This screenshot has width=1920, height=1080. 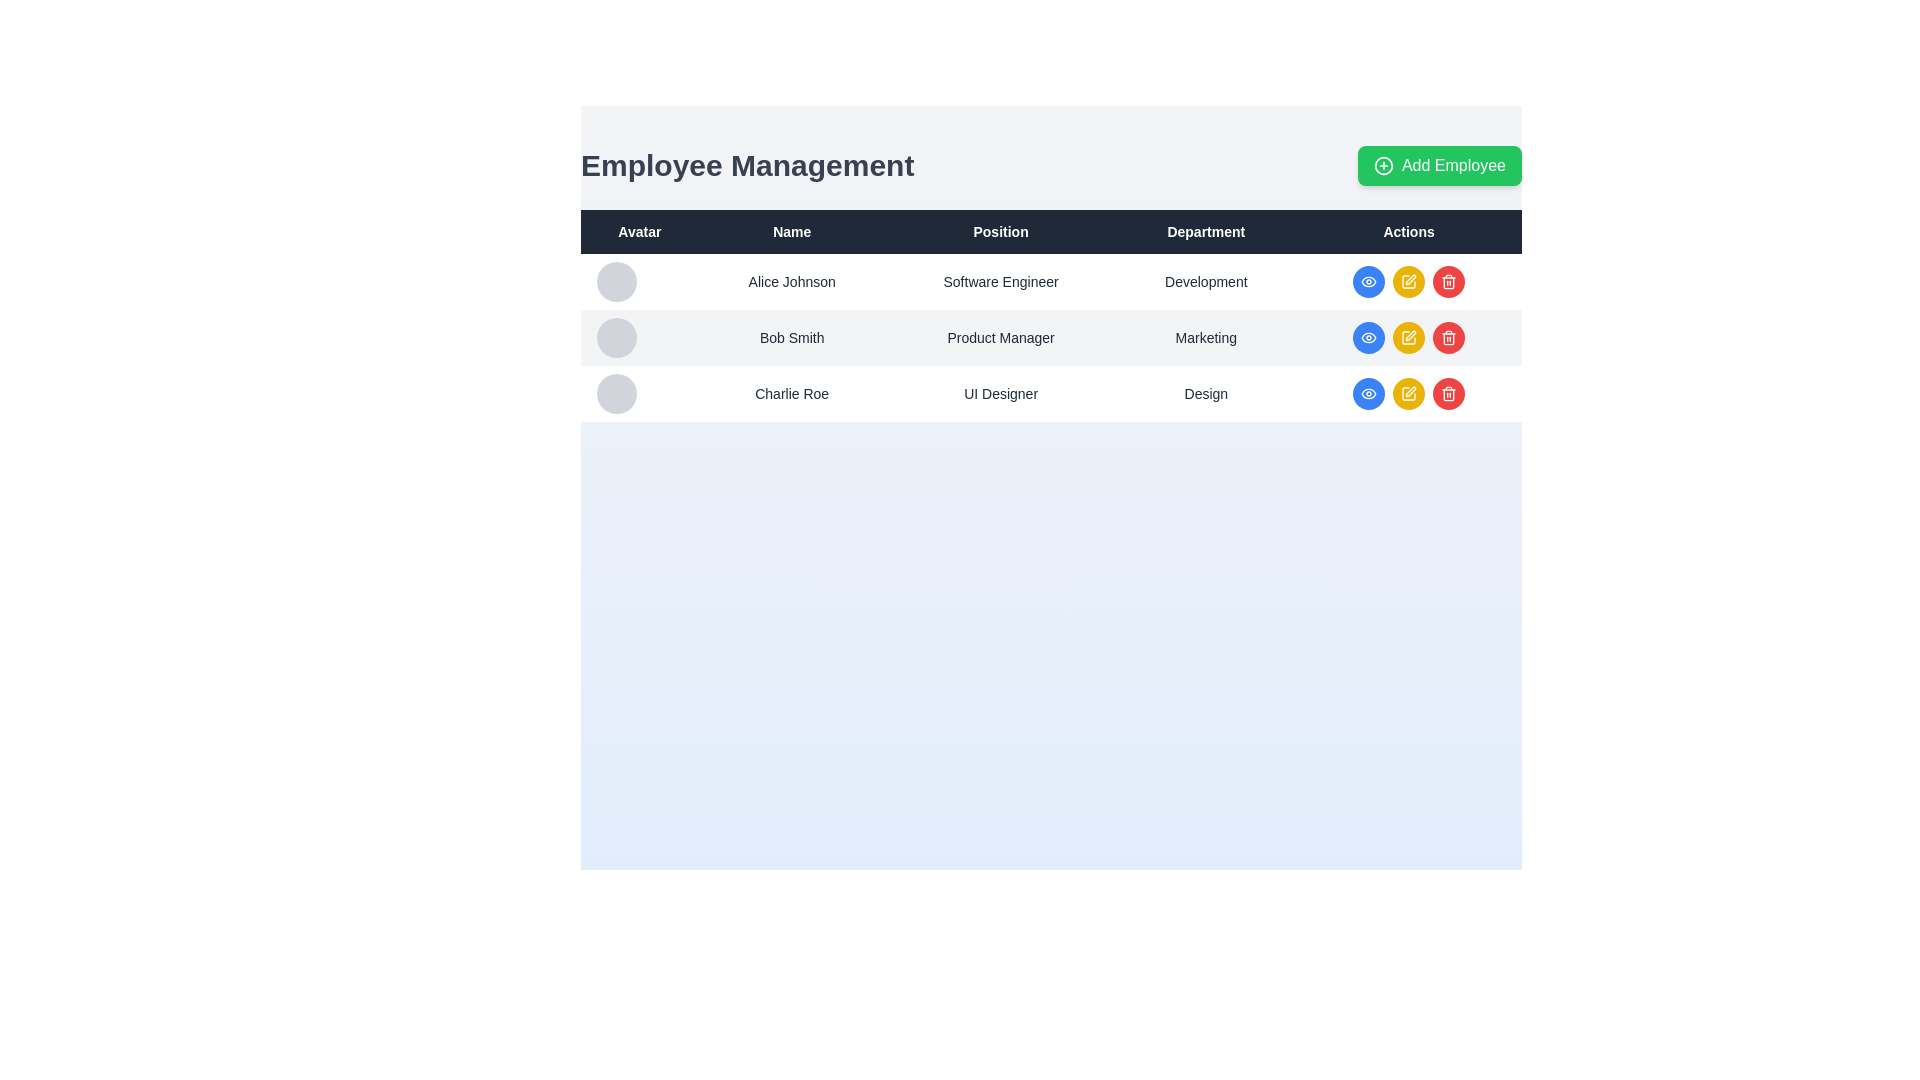 I want to click on the header and button component located at the top of the page, so click(x=1050, y=164).